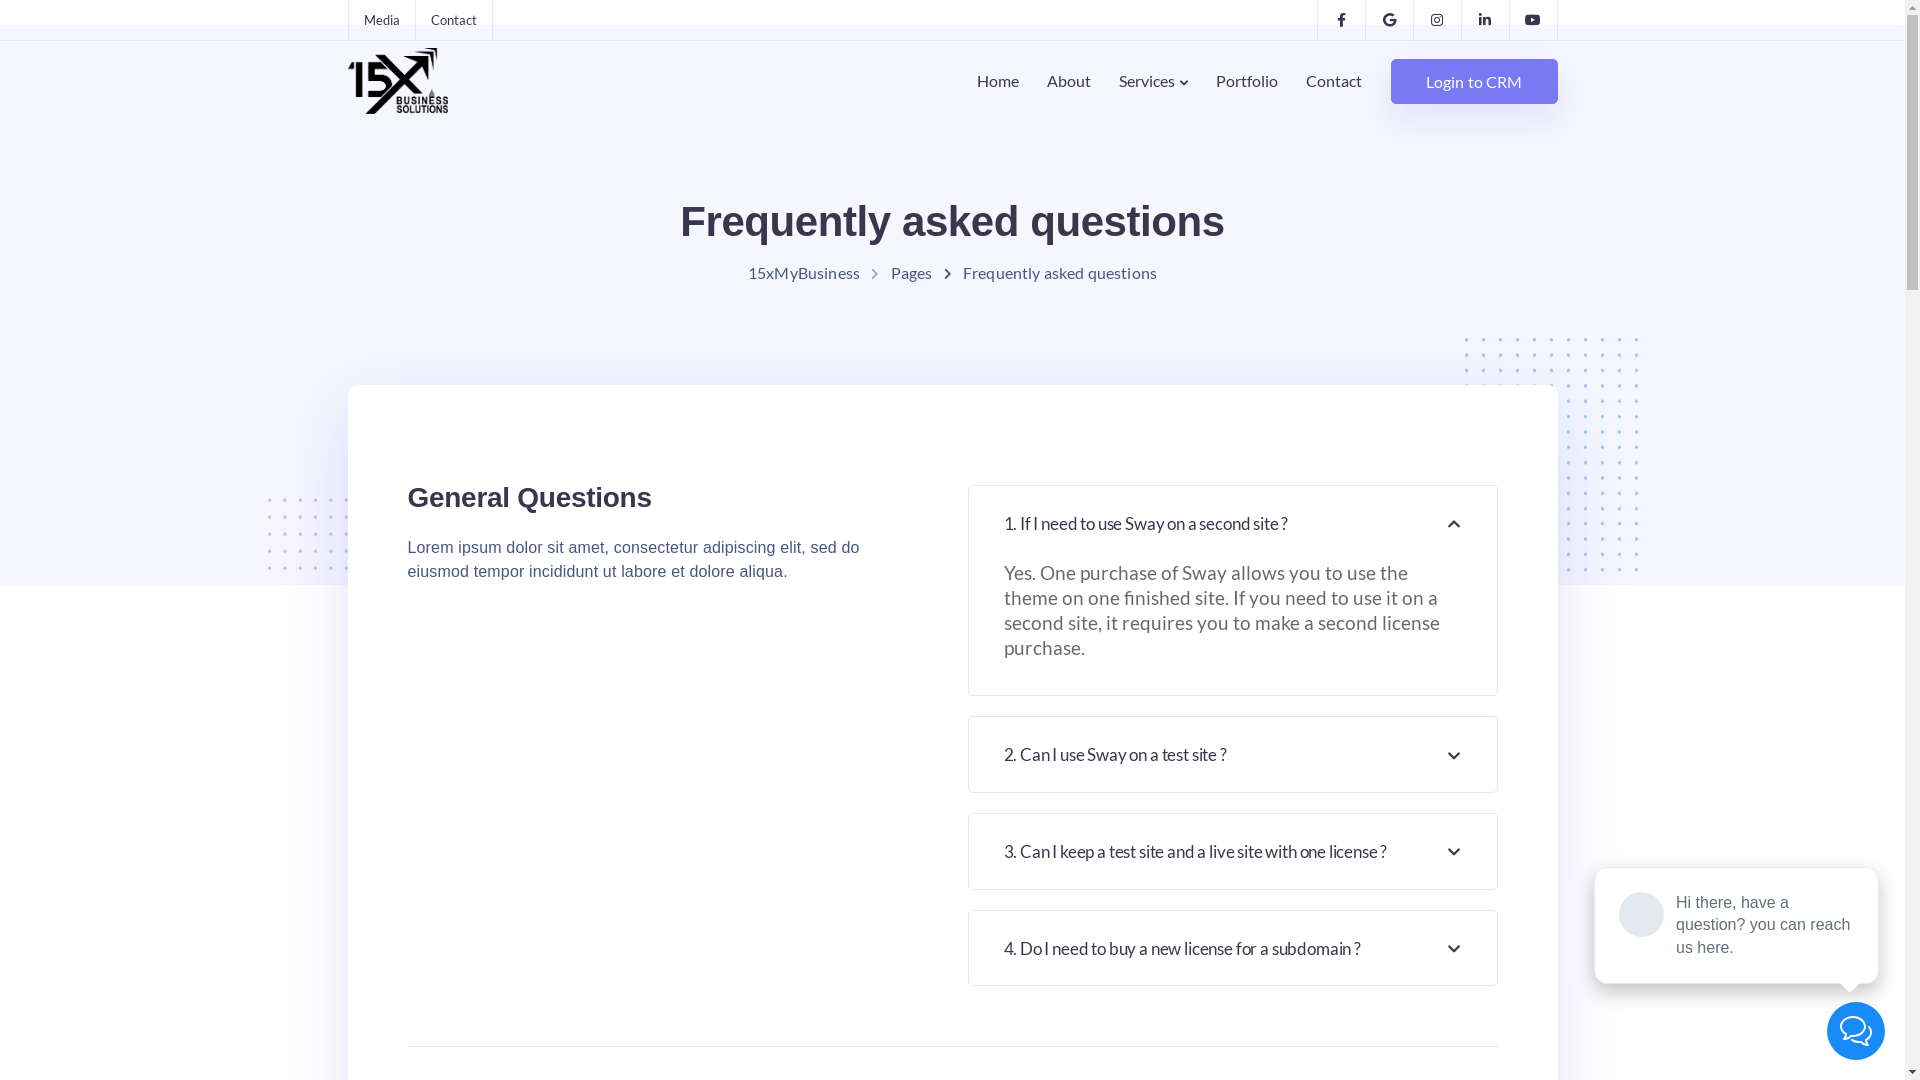  What do you see at coordinates (1094, 878) in the screenshot?
I see `'SEO Analyzer'` at bounding box center [1094, 878].